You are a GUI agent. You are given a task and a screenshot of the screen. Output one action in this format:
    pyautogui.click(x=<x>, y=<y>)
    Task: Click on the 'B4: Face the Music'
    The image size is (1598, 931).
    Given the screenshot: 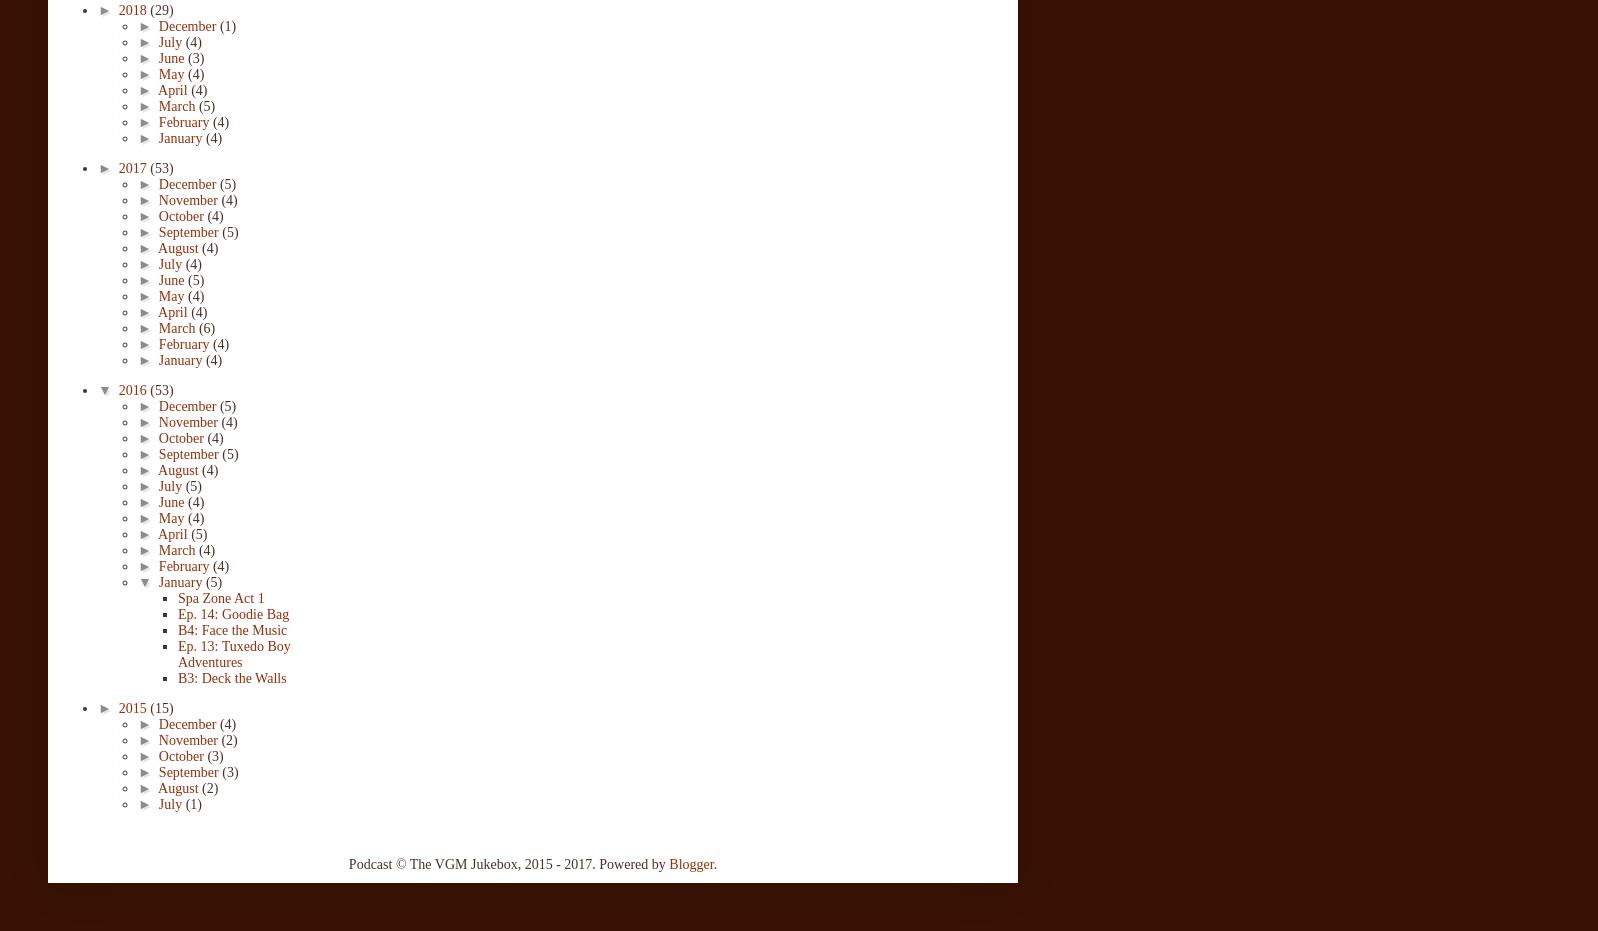 What is the action you would take?
    pyautogui.click(x=231, y=629)
    